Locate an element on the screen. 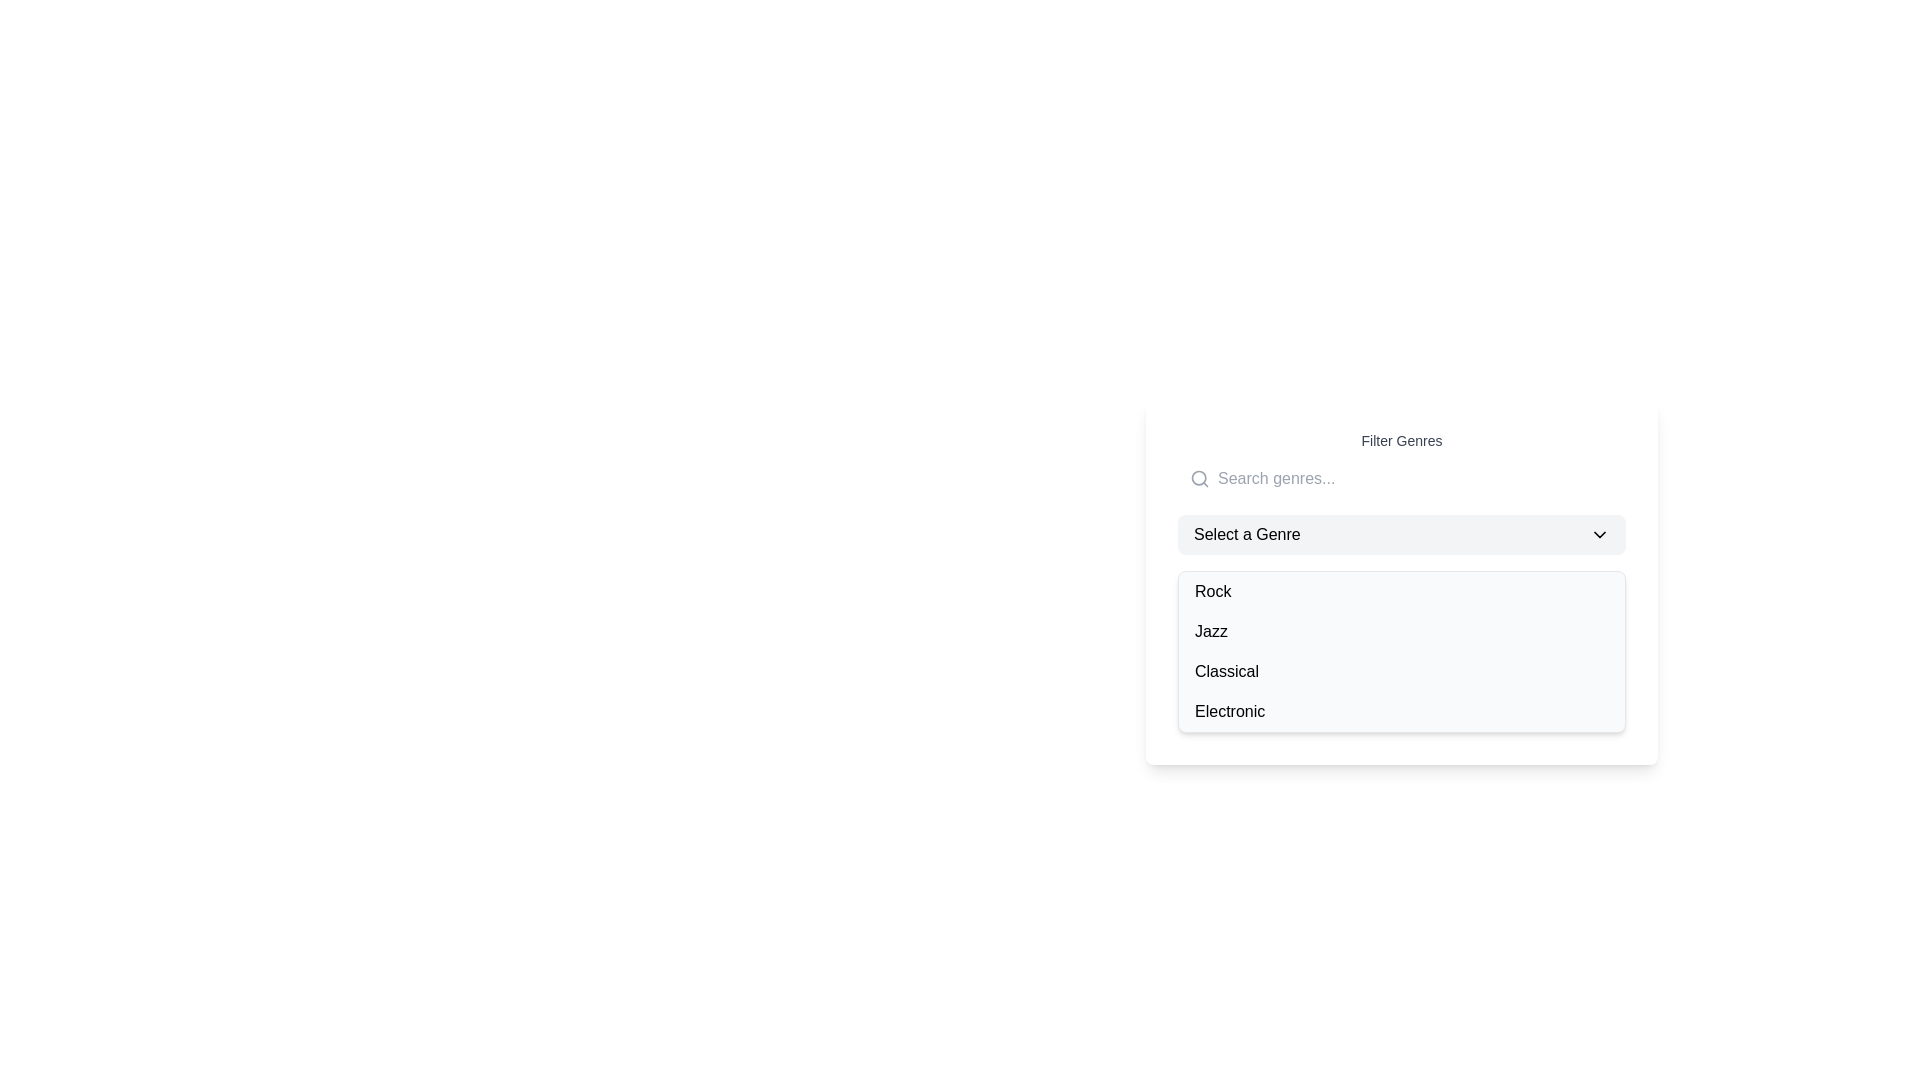 This screenshot has width=1920, height=1080. the dropdown menu labeled 'Select a Genre' is located at coordinates (1400, 534).